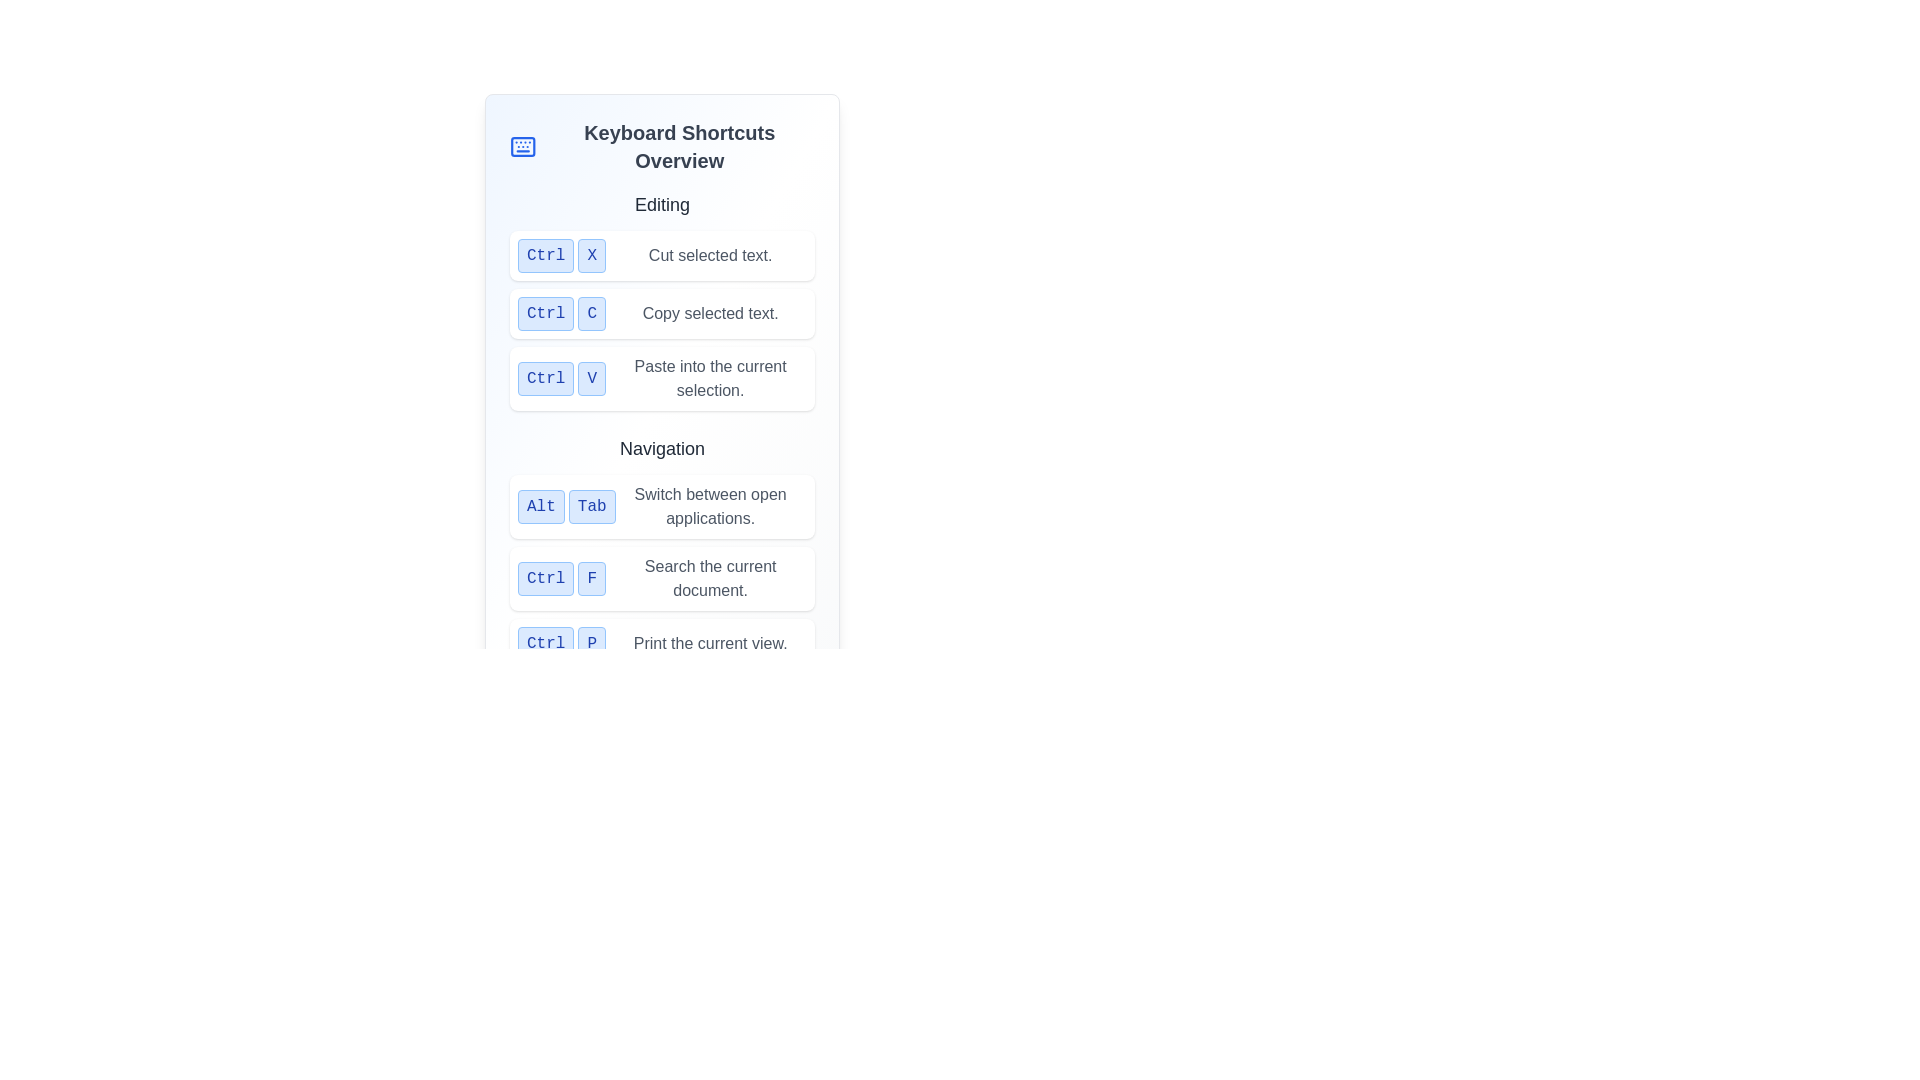 This screenshot has height=1080, width=1920. Describe the element at coordinates (565, 378) in the screenshot. I see `the styled text element representing the keyboard shortcut 'Ctrl + V', which is located in the middle section of the interface within the 'Editing' category, positioned below 'Ctrl + C' and above 'Alt + Tab'` at that location.